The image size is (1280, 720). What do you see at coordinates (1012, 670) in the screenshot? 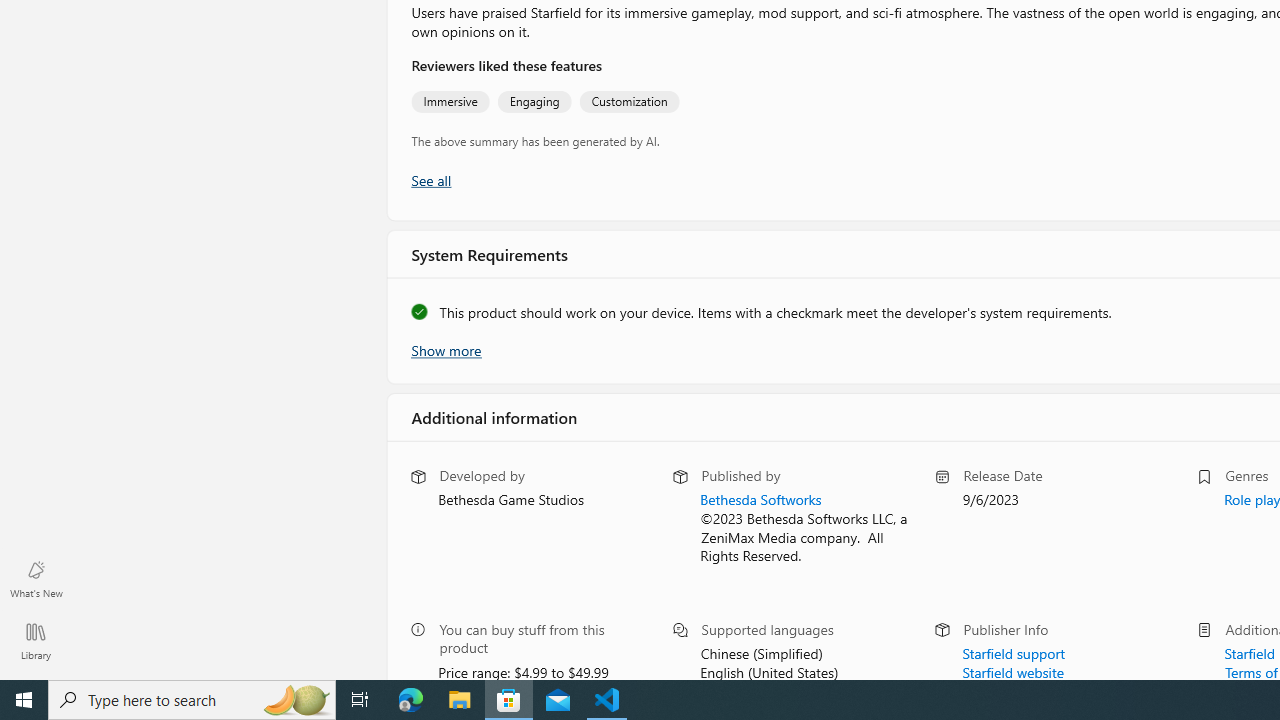
I see `'Starfield website'` at bounding box center [1012, 670].